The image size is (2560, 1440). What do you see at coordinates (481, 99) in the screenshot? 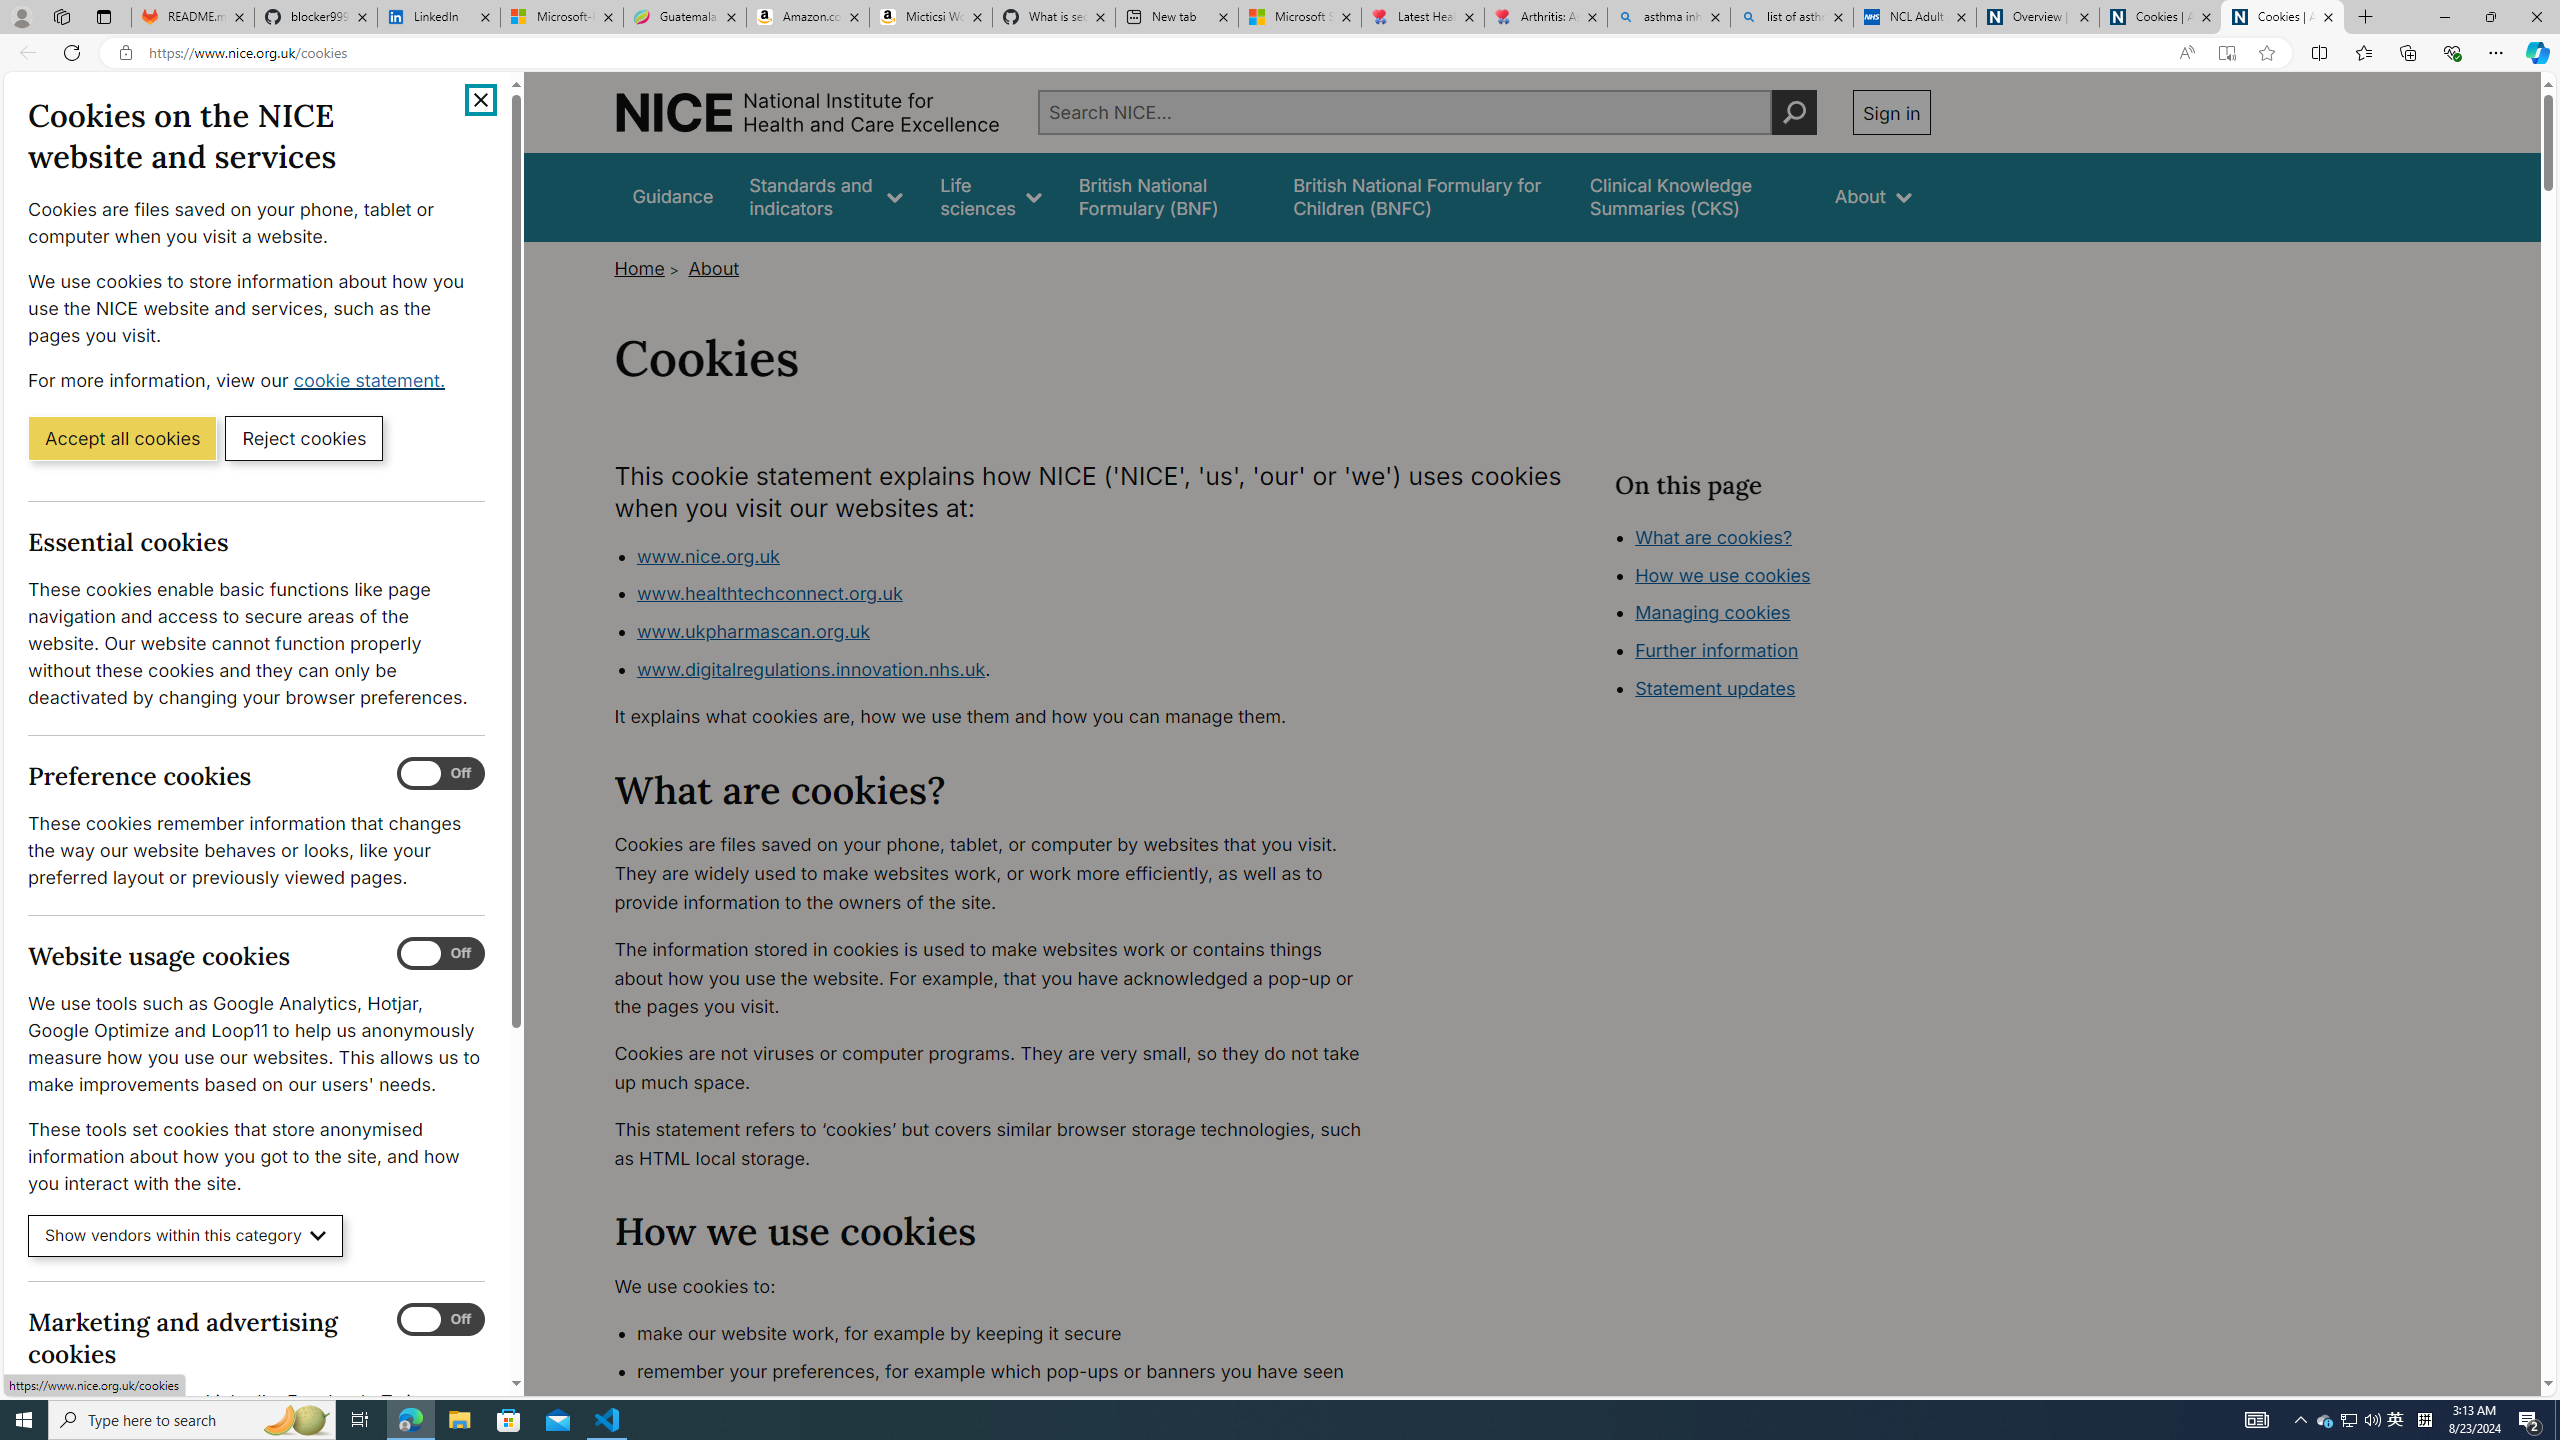
I see `'Close cookie banner'` at bounding box center [481, 99].